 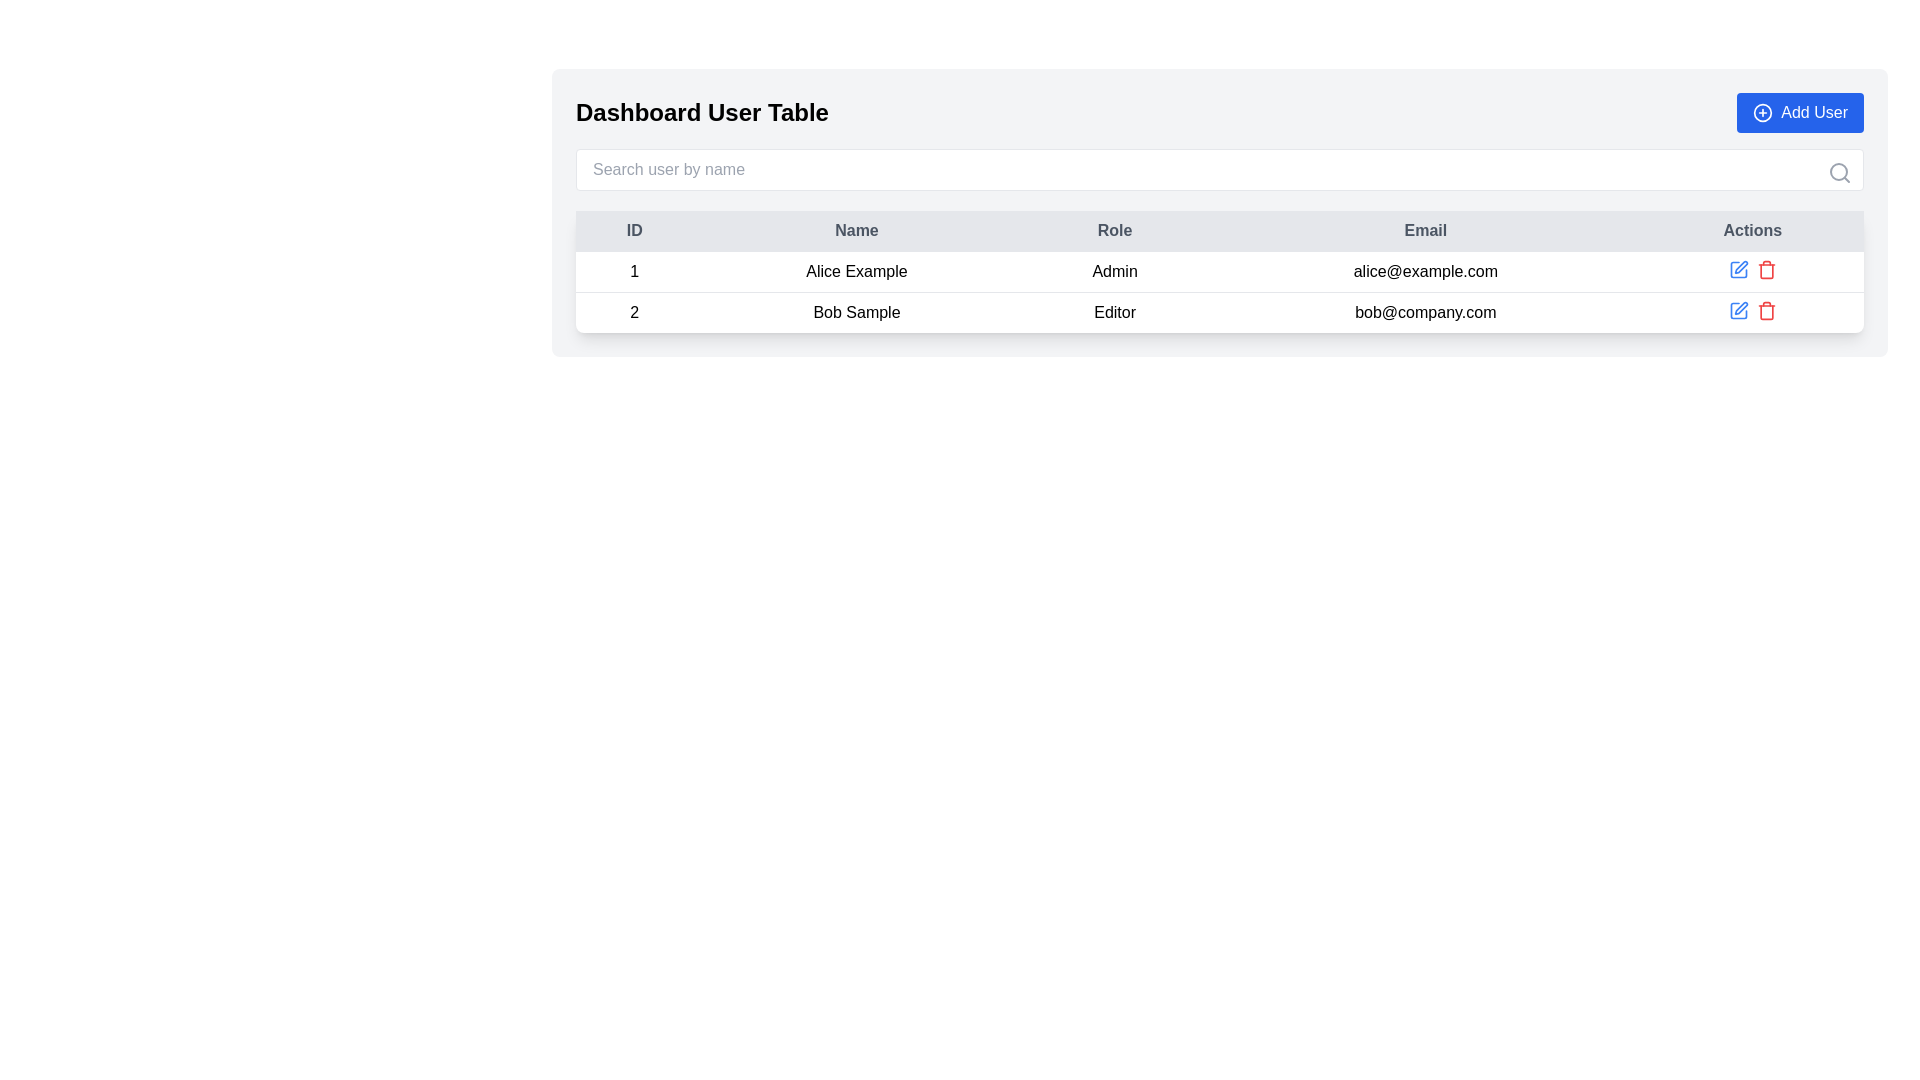 What do you see at coordinates (856, 312) in the screenshot?
I see `the text displaying the name of the user in the second row of the user table under the 'Name' column for interaction` at bounding box center [856, 312].